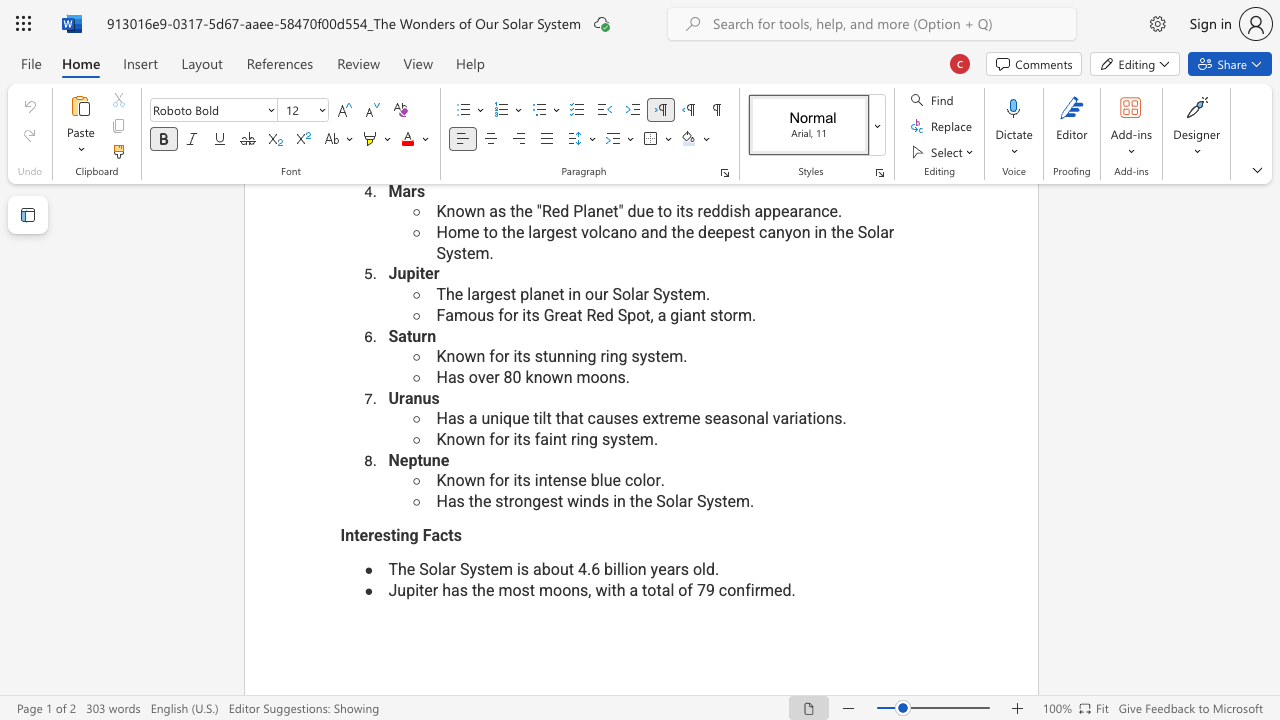 Image resolution: width=1280 pixels, height=720 pixels. I want to click on the space between the continuous character "u" and "t" in the text, so click(566, 569).